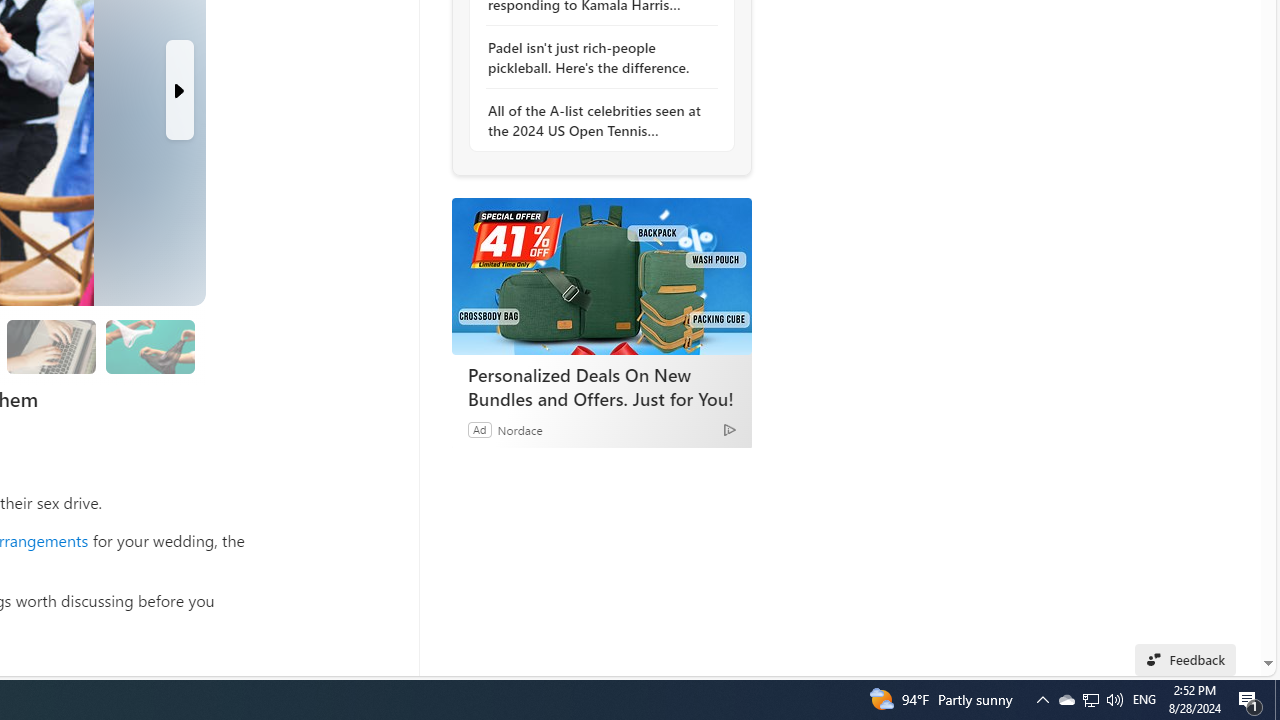 This screenshot has height=720, width=1280. What do you see at coordinates (179, 90) in the screenshot?
I see `'Next Slide'` at bounding box center [179, 90].